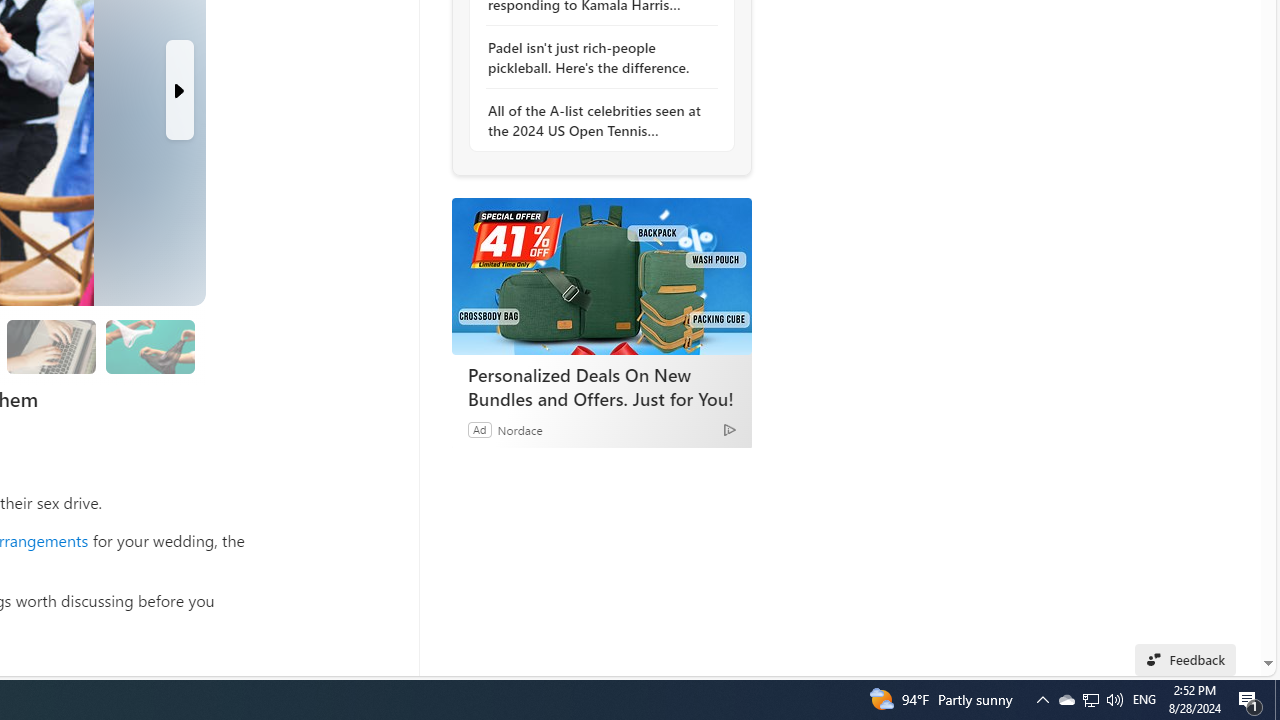 This screenshot has height=720, width=1280. What do you see at coordinates (179, 90) in the screenshot?
I see `'Next Slide'` at bounding box center [179, 90].